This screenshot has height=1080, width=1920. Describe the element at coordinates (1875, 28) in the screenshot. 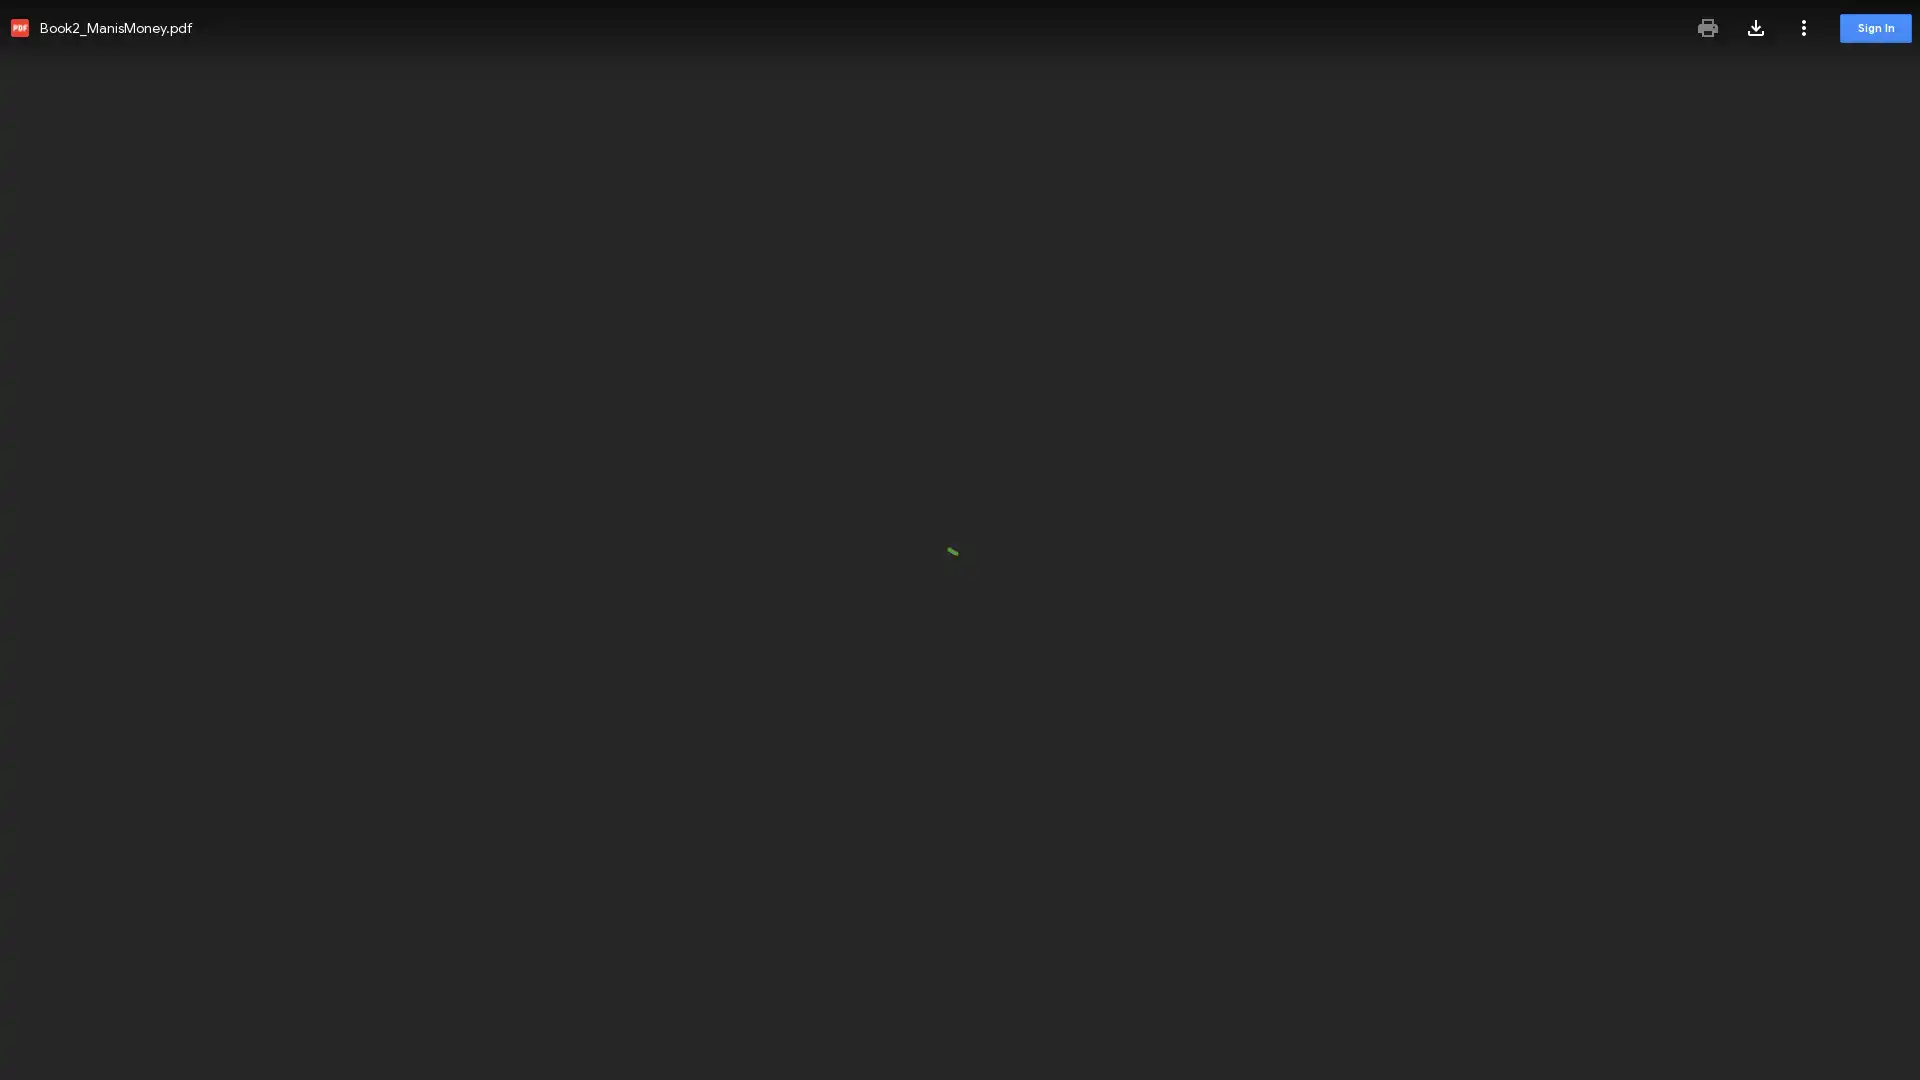

I see `Sign In` at that location.